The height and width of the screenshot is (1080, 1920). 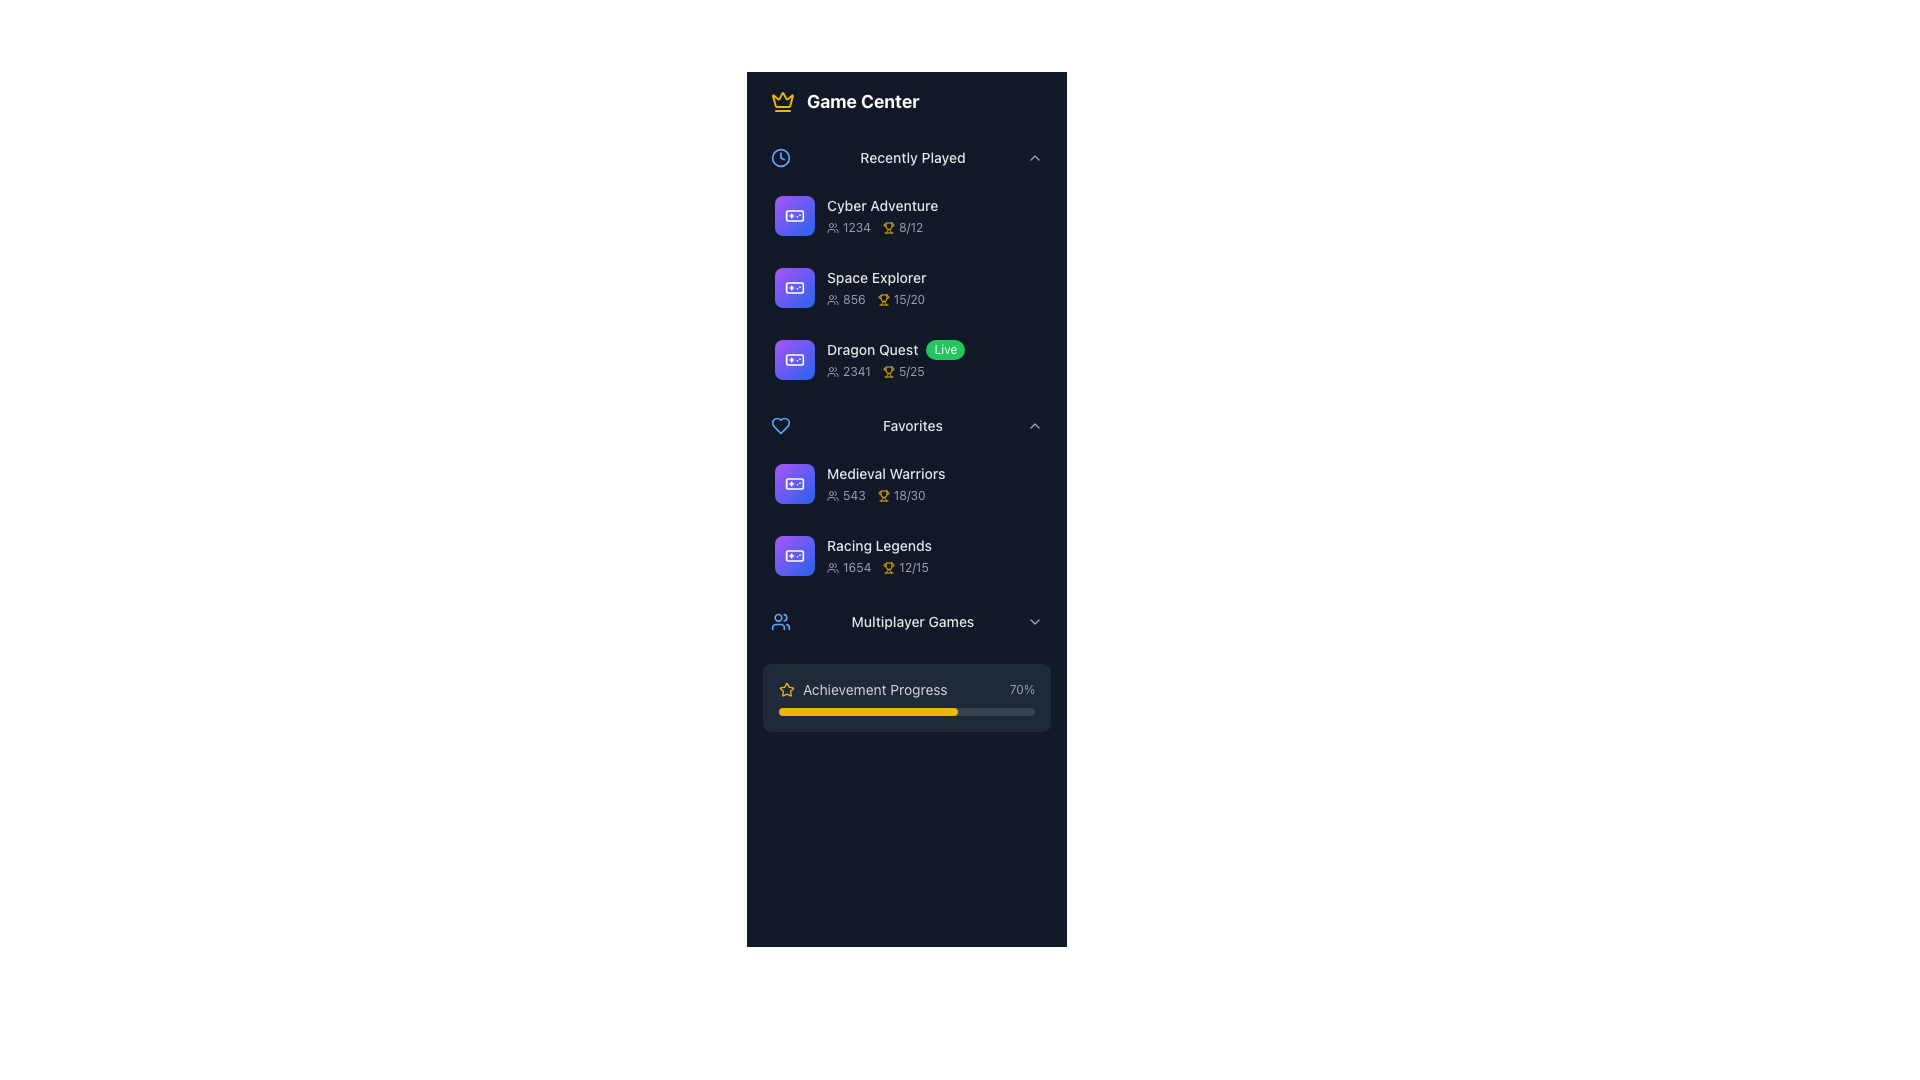 What do you see at coordinates (906, 358) in the screenshot?
I see `the 'Dragon Quest' list item in the 'Recently Played' section of the game center menu` at bounding box center [906, 358].